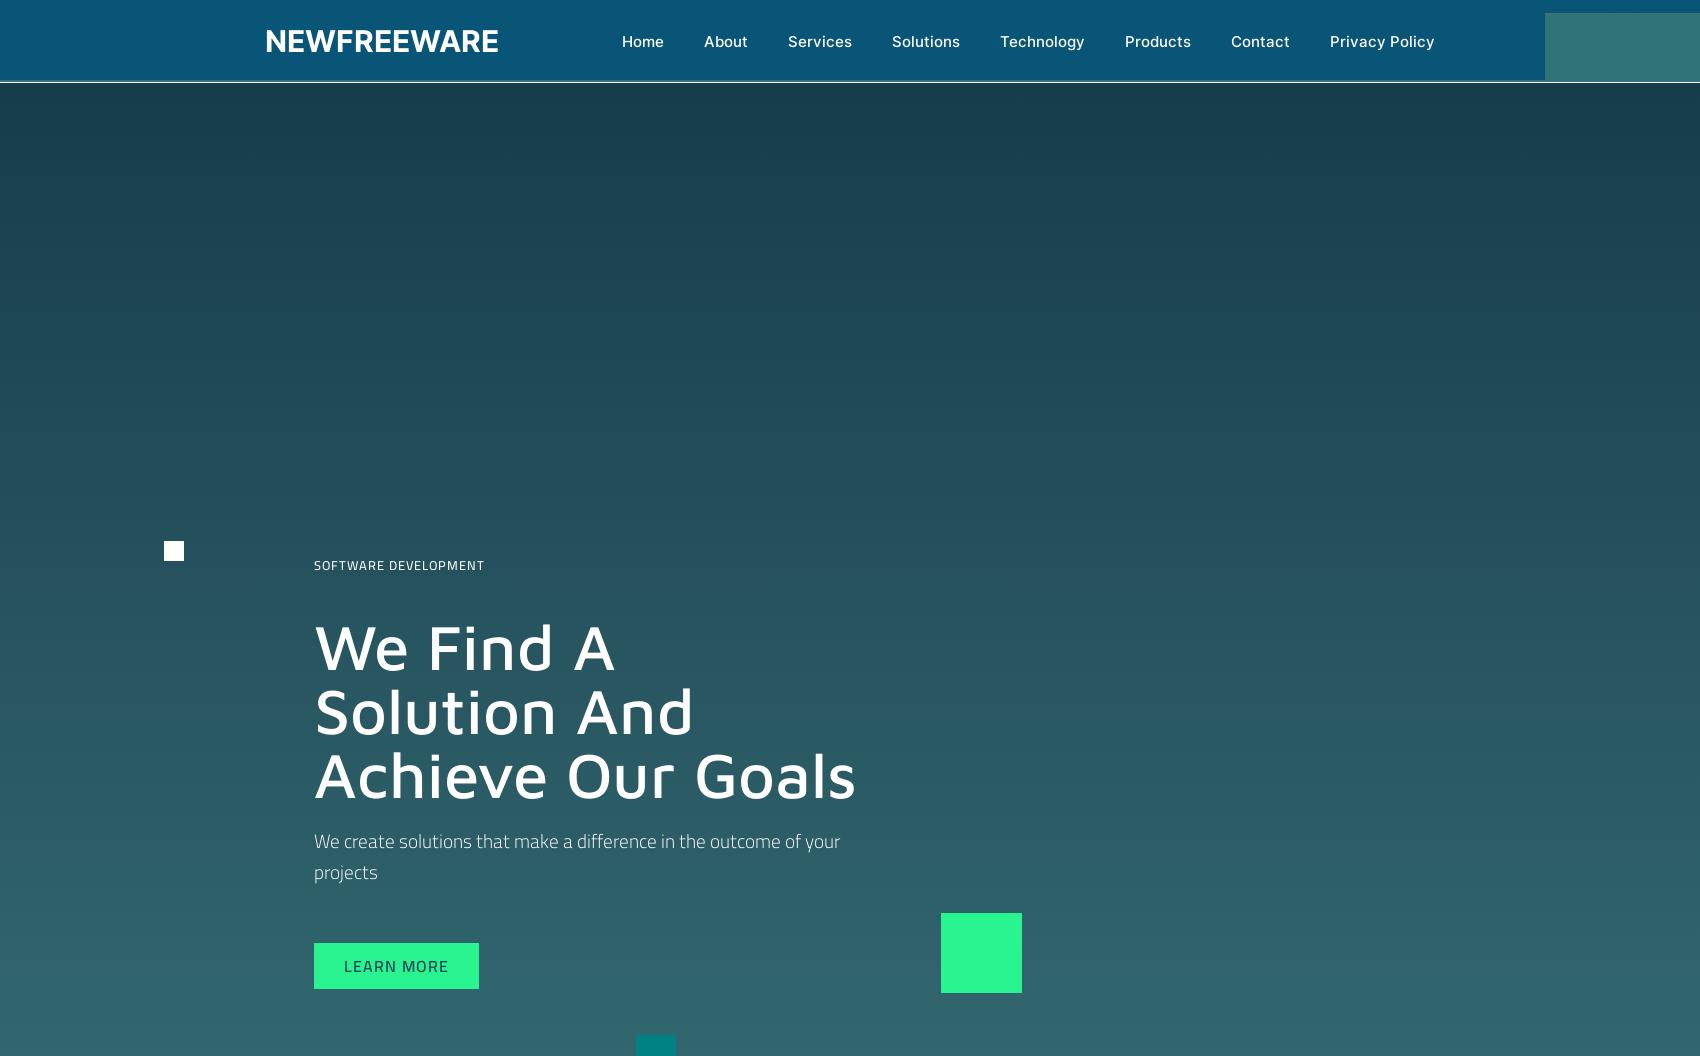  I want to click on 'NEWFREEWARE', so click(380, 40).